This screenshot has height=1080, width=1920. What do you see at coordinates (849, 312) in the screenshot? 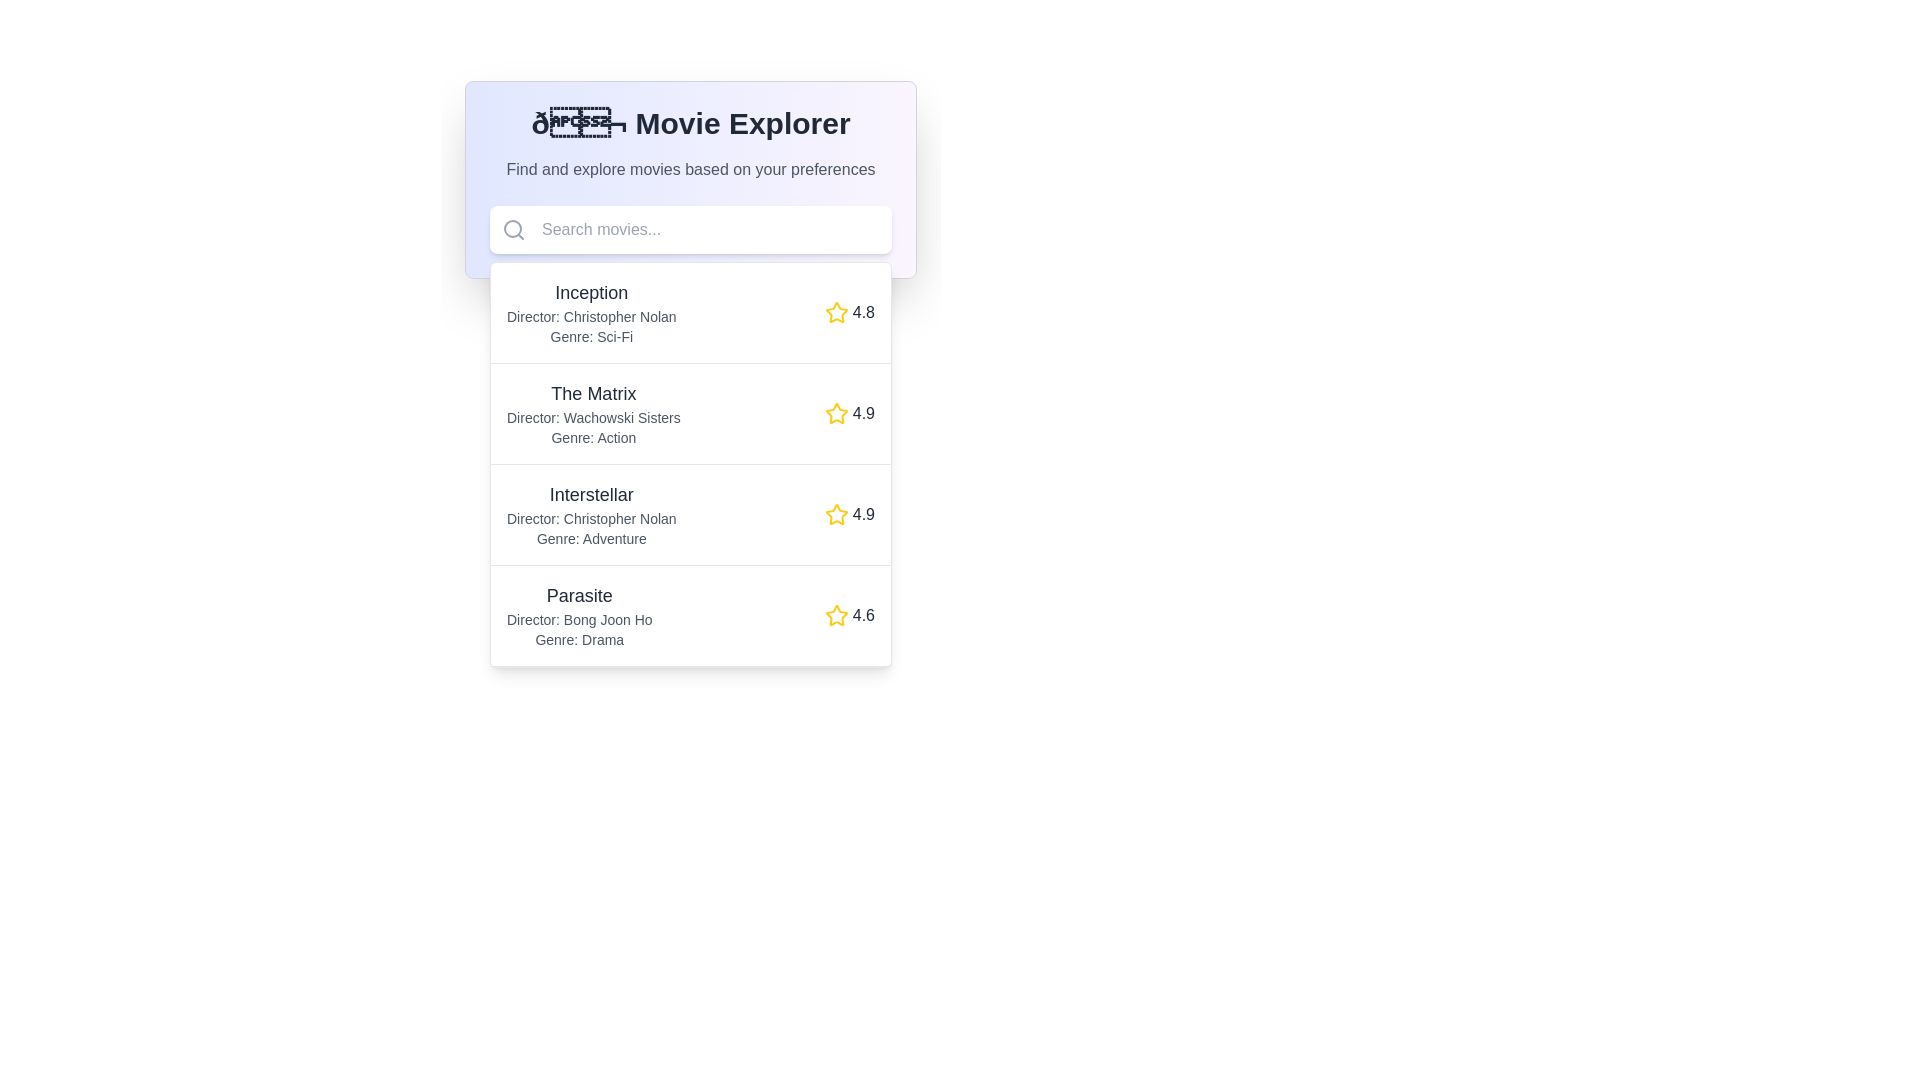
I see `the yellow star icon and text label representing the rating of the movie 'Inception'` at bounding box center [849, 312].